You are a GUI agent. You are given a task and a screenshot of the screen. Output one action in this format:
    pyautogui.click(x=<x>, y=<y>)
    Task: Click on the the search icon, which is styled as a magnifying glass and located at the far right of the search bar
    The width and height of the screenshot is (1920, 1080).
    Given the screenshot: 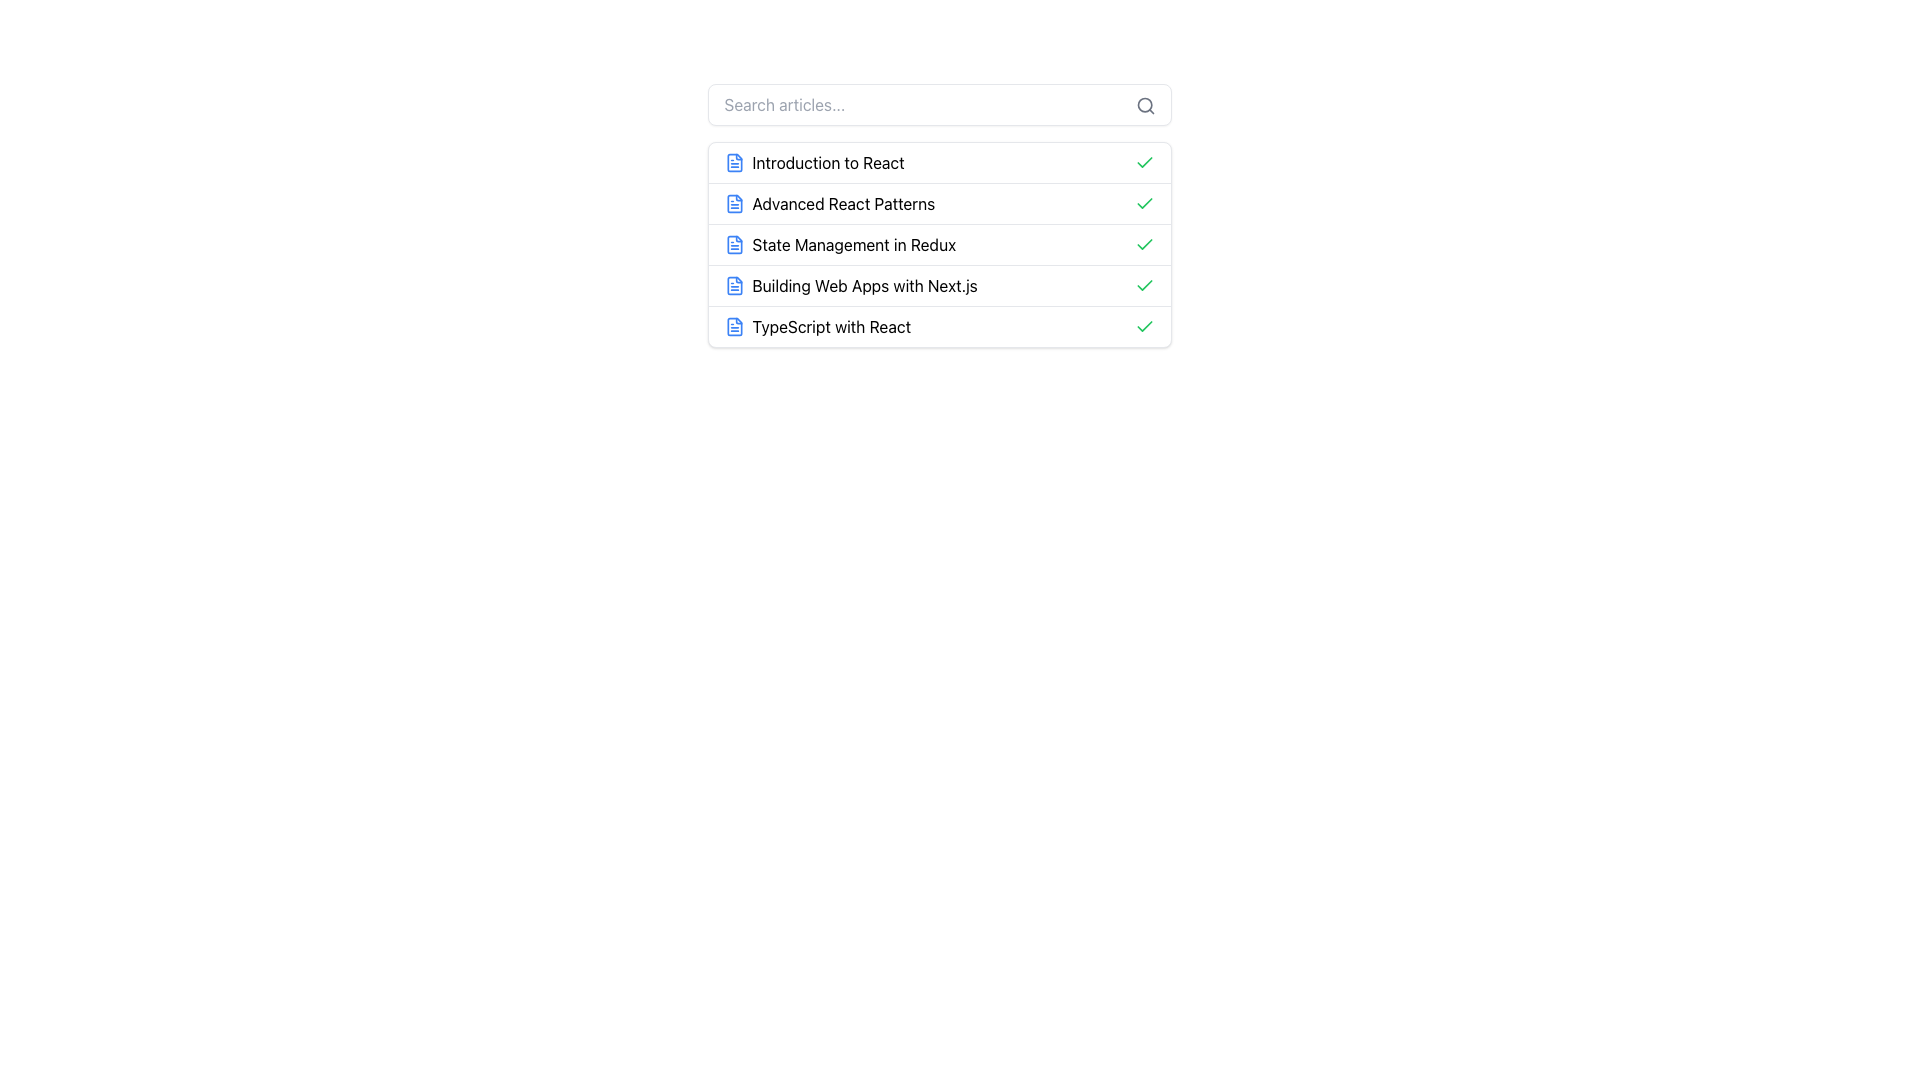 What is the action you would take?
    pyautogui.click(x=1145, y=105)
    